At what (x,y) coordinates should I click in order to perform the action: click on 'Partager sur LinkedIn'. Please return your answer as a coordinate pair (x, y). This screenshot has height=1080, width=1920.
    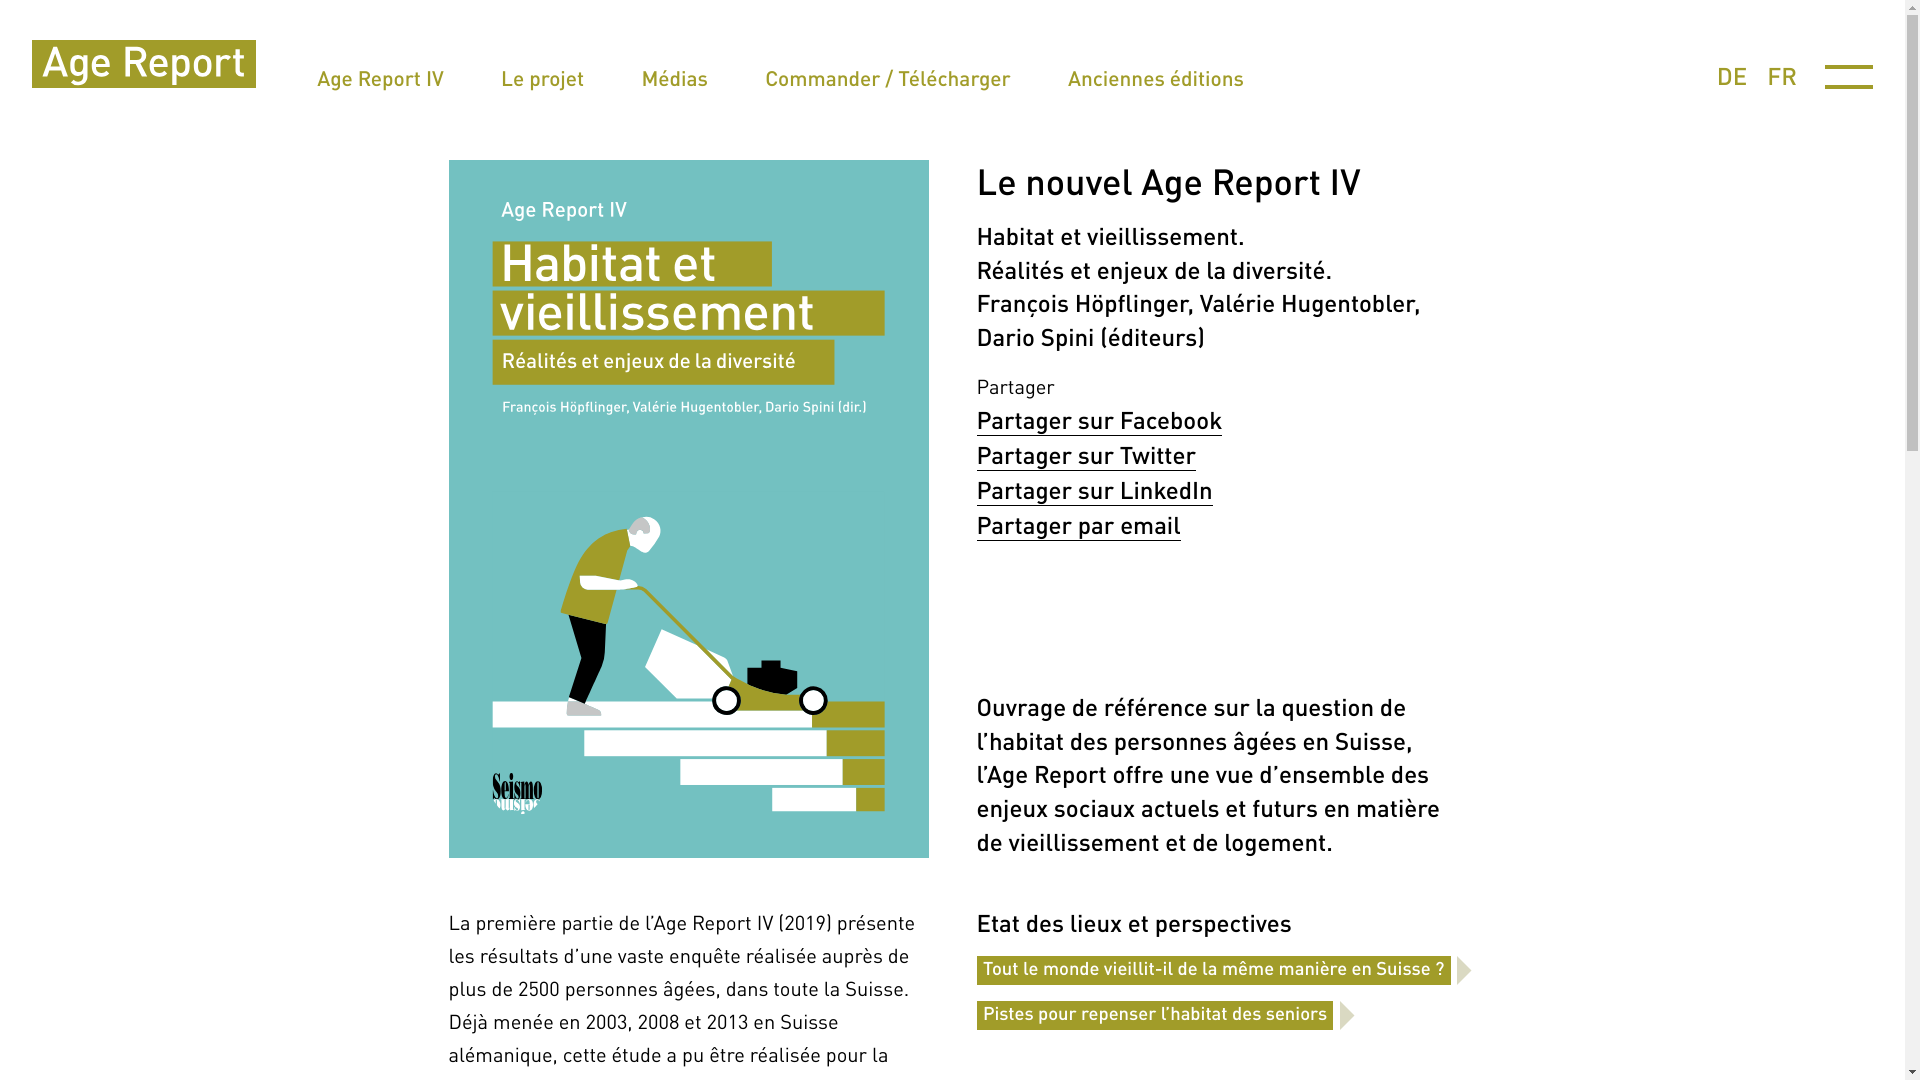
    Looking at the image, I should click on (975, 489).